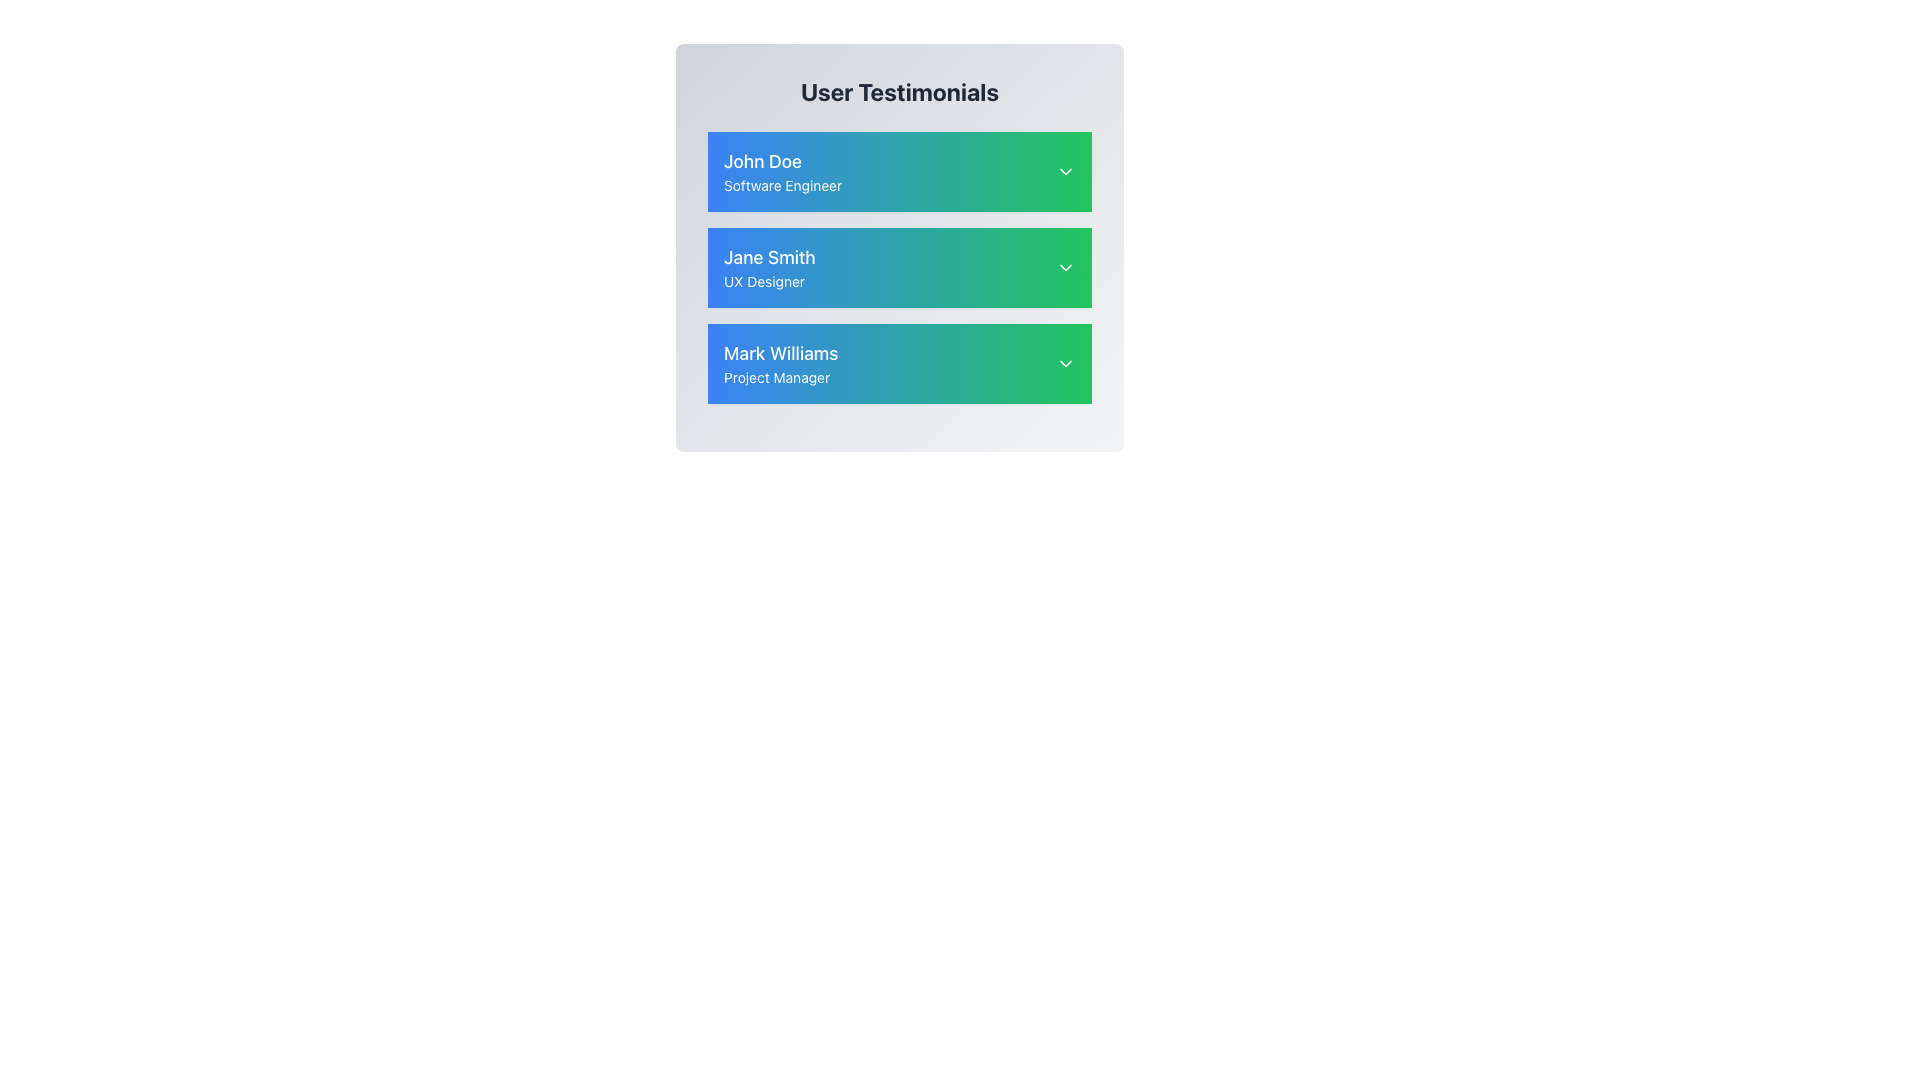  I want to click on the user information card displaying 'Jane Smith' (UX Designer) in the 'User Testimonials' section to interact with it, so click(899, 266).